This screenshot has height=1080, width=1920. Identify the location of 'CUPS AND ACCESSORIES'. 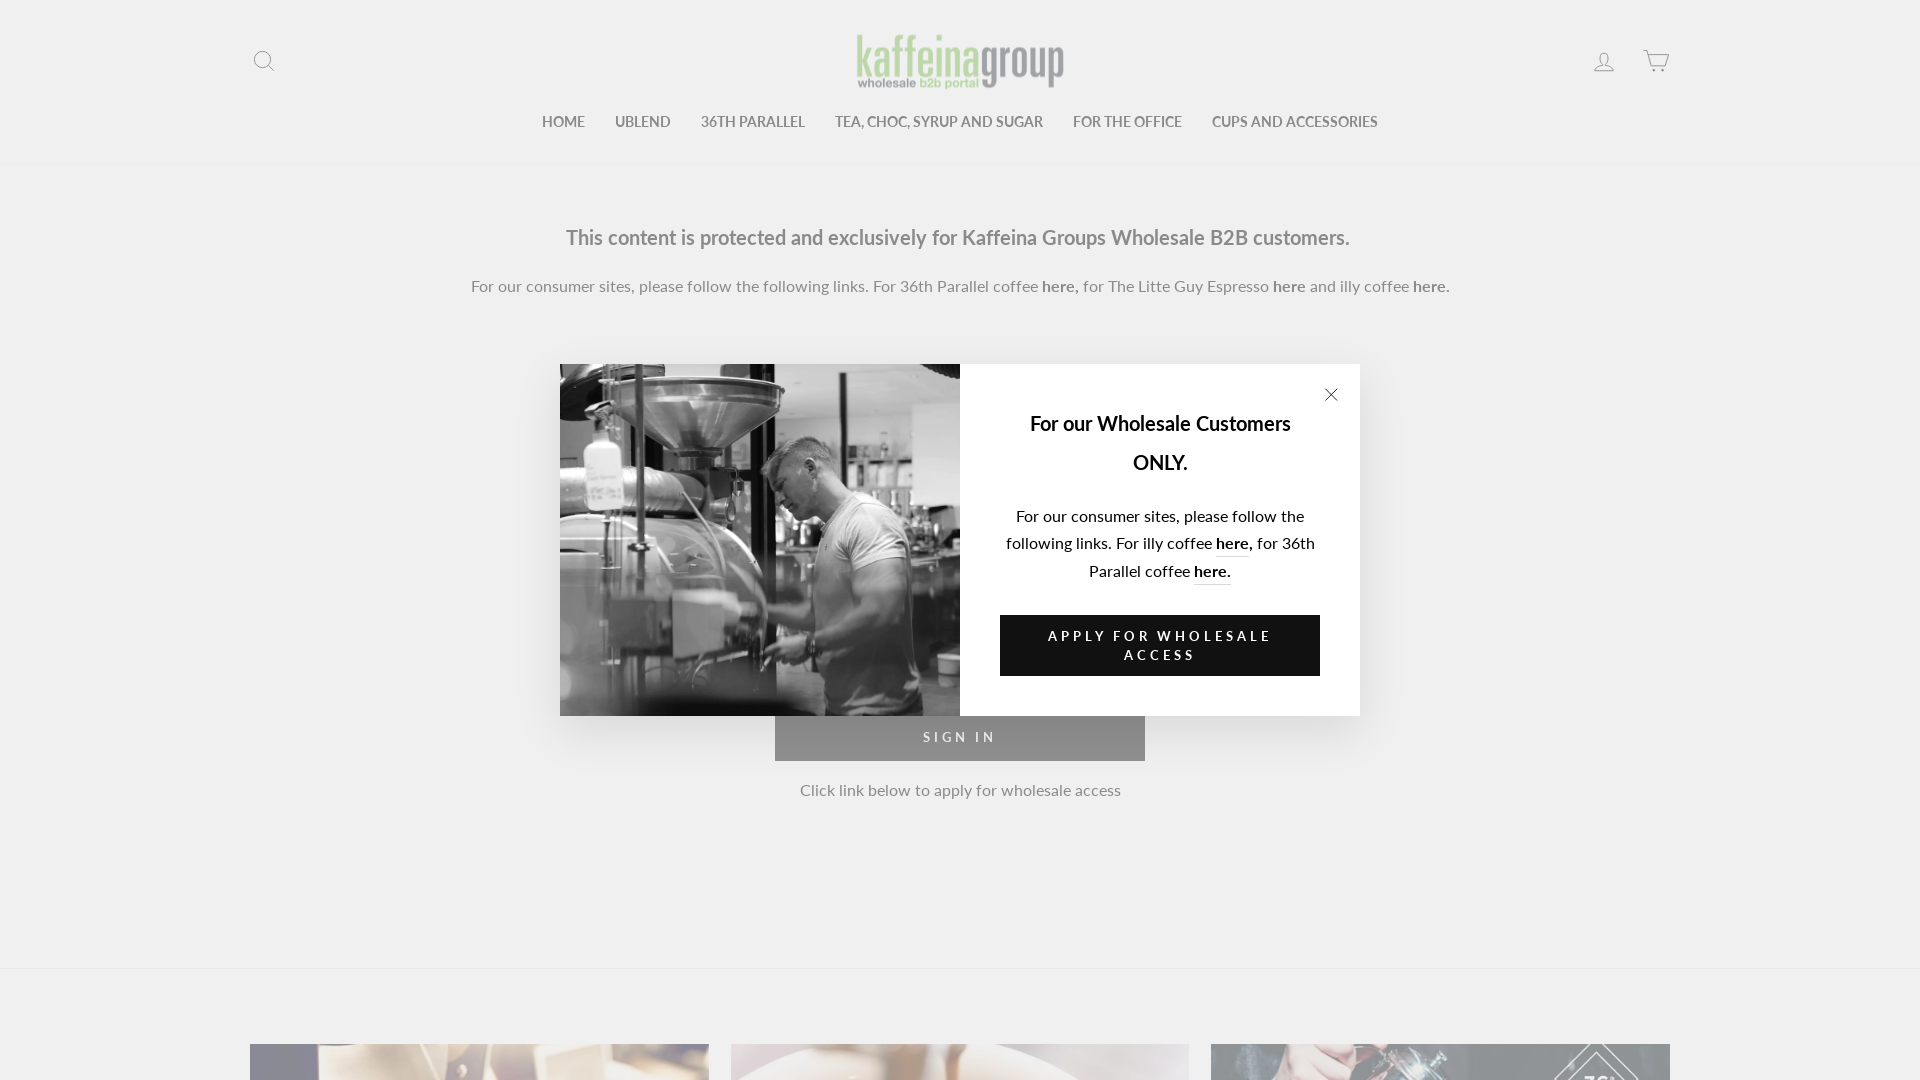
(1196, 122).